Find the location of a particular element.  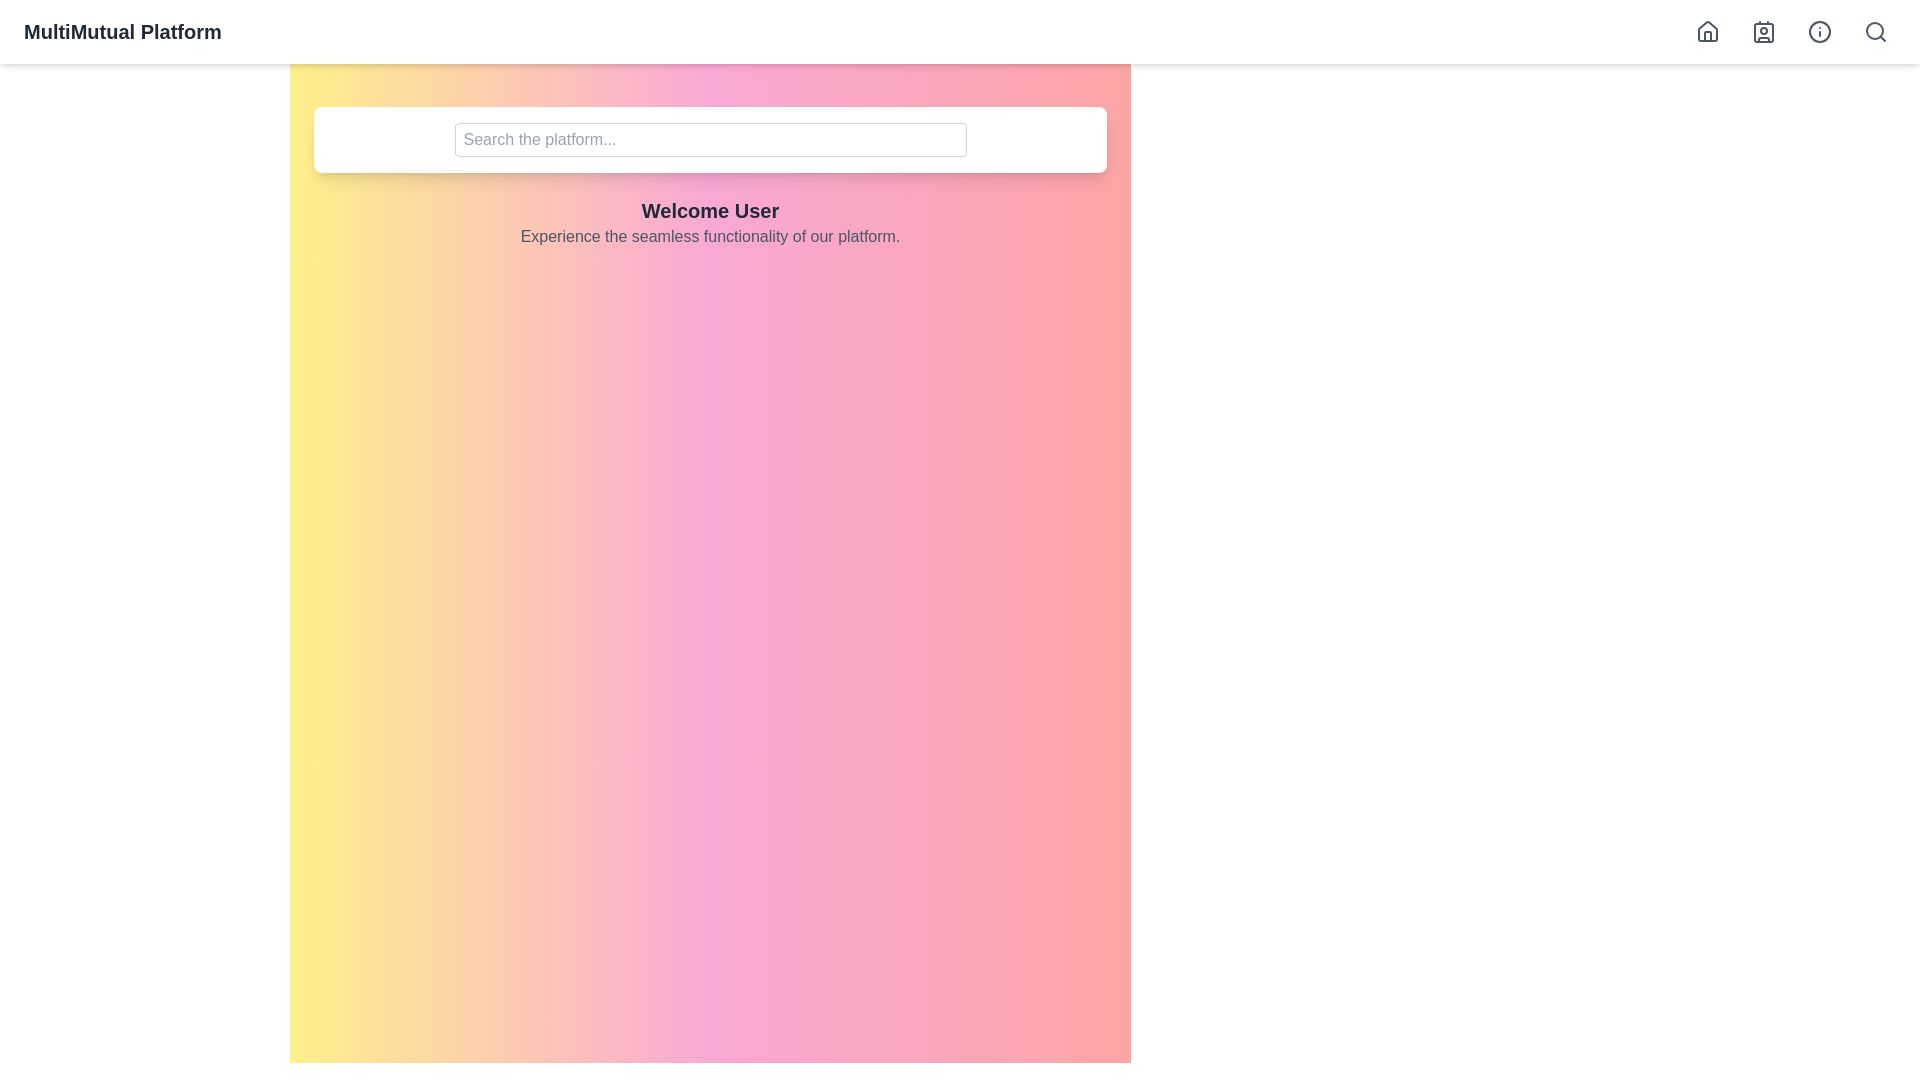

the contact button to navigate is located at coordinates (1763, 31).